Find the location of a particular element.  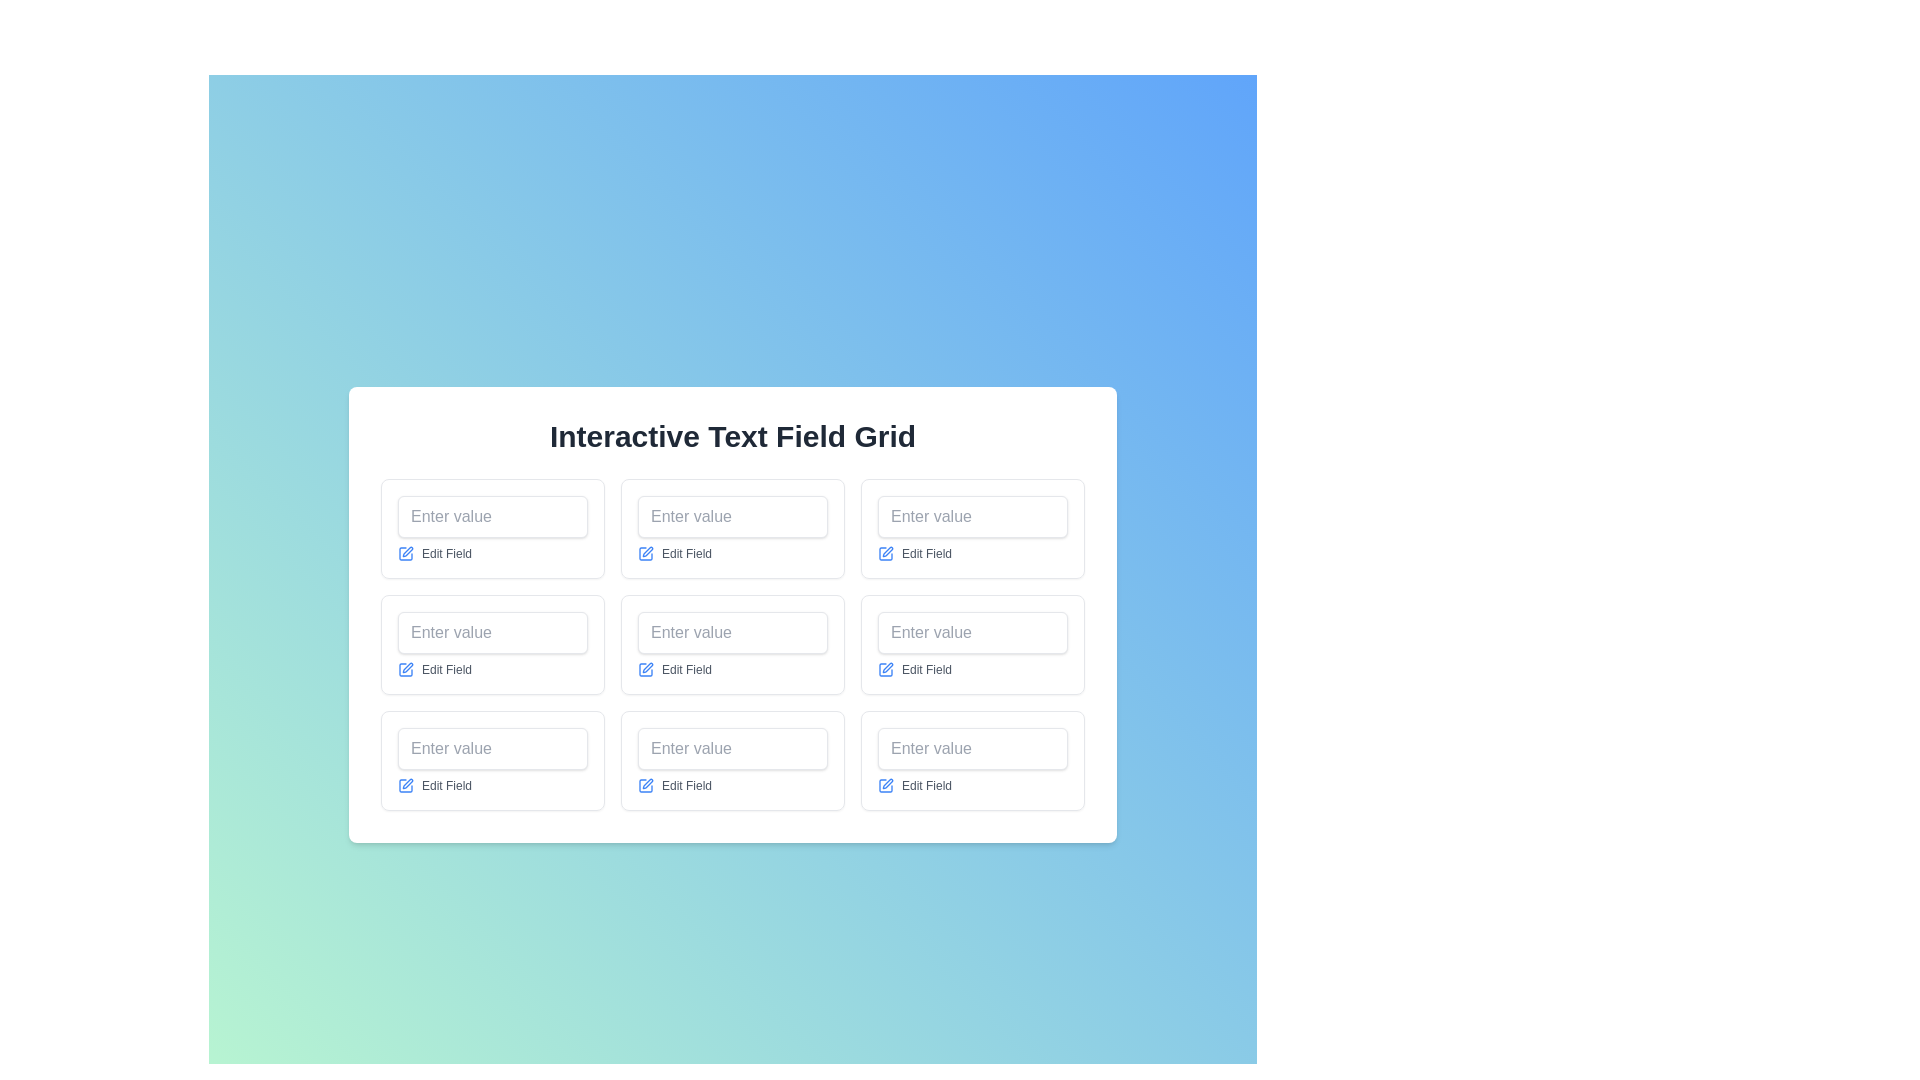

the edit icon located in the bottom row, middle column of the grid layout, which serves as a visual cue for editing or customization is located at coordinates (648, 667).